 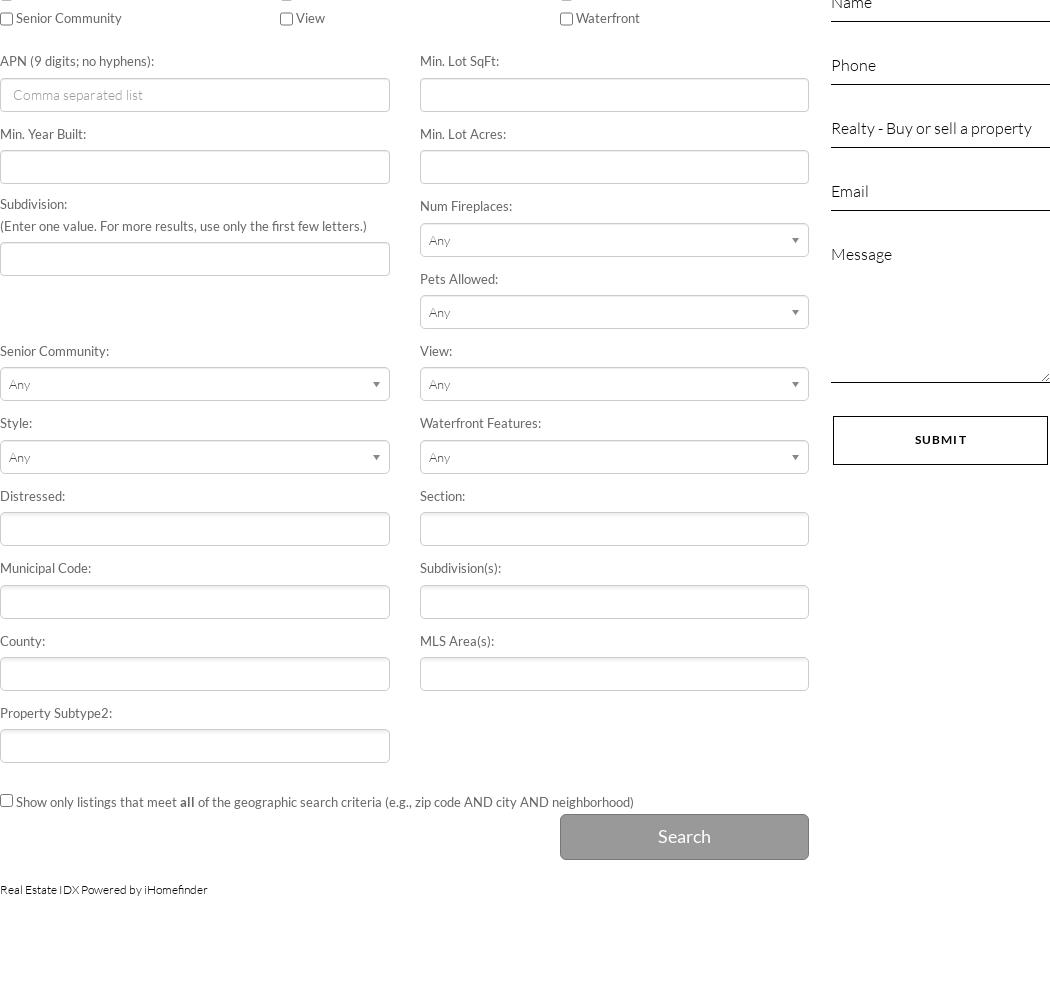 What do you see at coordinates (0, 61) in the screenshot?
I see `'APN (9 digits; no hyphens):'` at bounding box center [0, 61].